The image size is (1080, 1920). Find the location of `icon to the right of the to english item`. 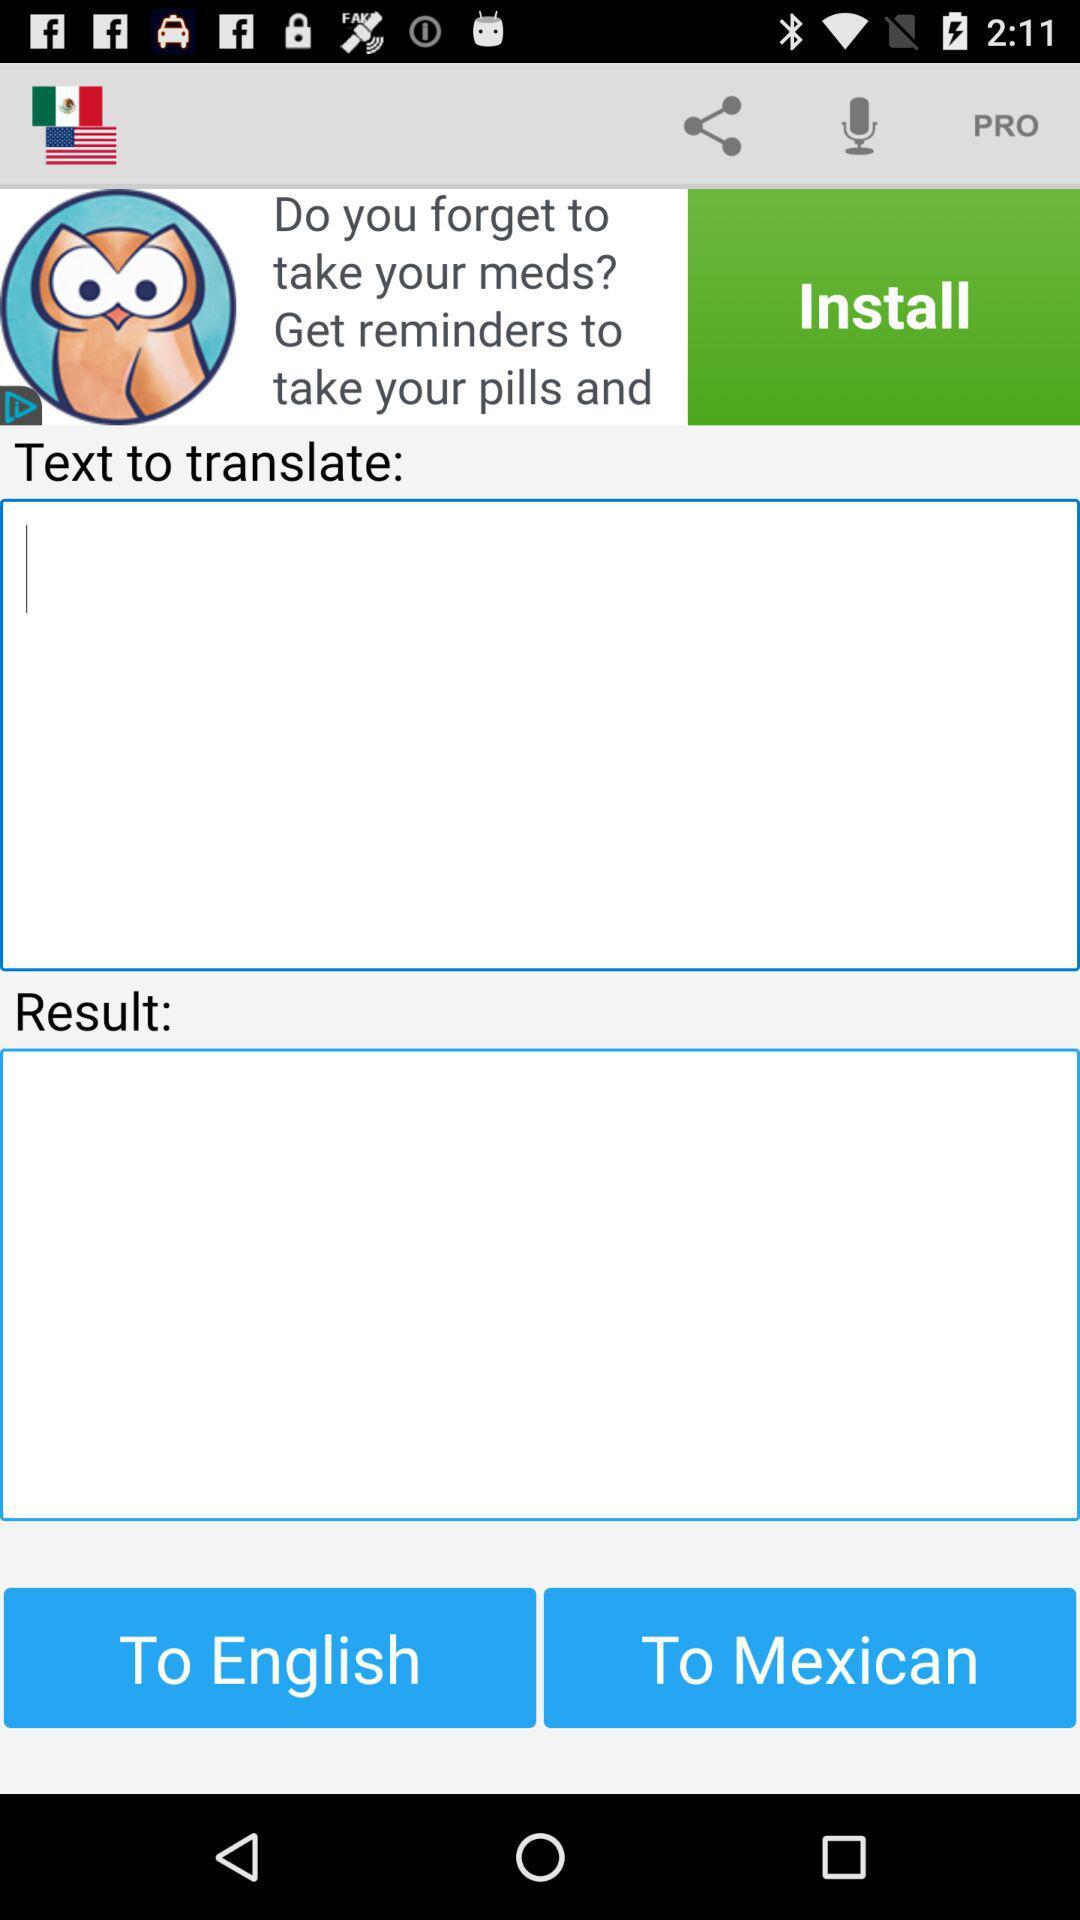

icon to the right of the to english item is located at coordinates (810, 1657).